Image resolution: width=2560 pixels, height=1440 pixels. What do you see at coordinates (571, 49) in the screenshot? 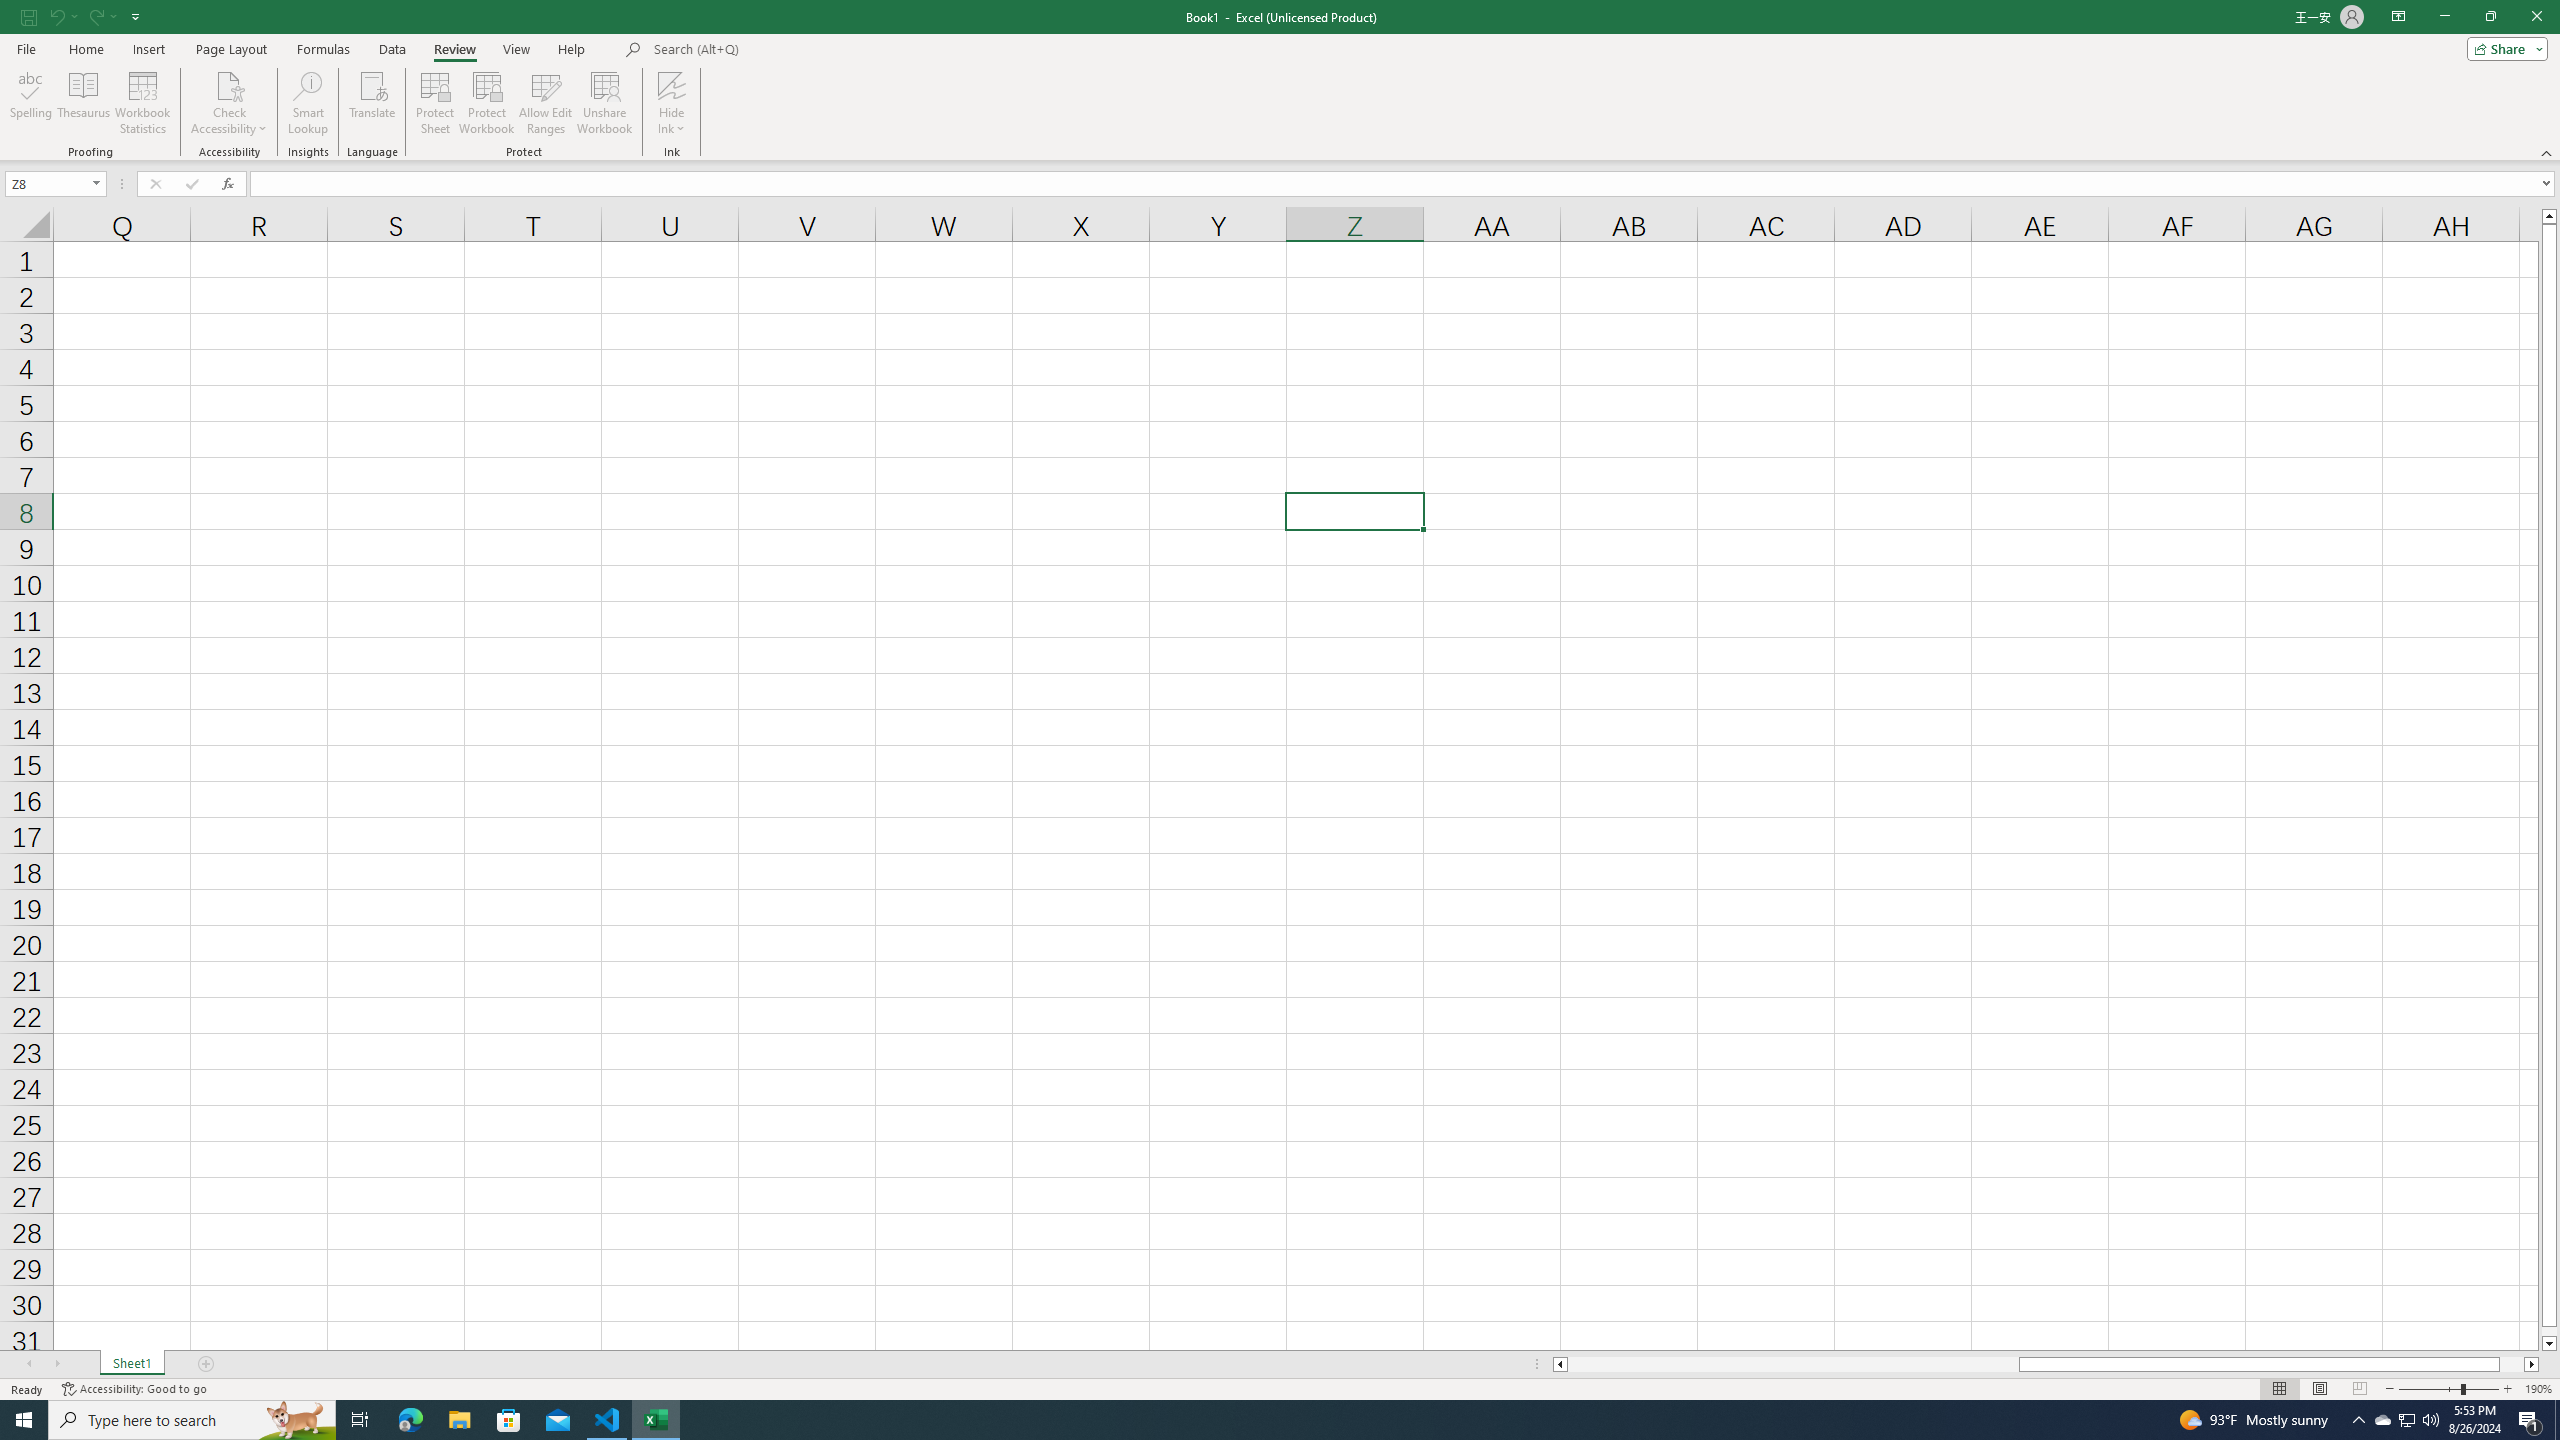
I see `'Help'` at bounding box center [571, 49].